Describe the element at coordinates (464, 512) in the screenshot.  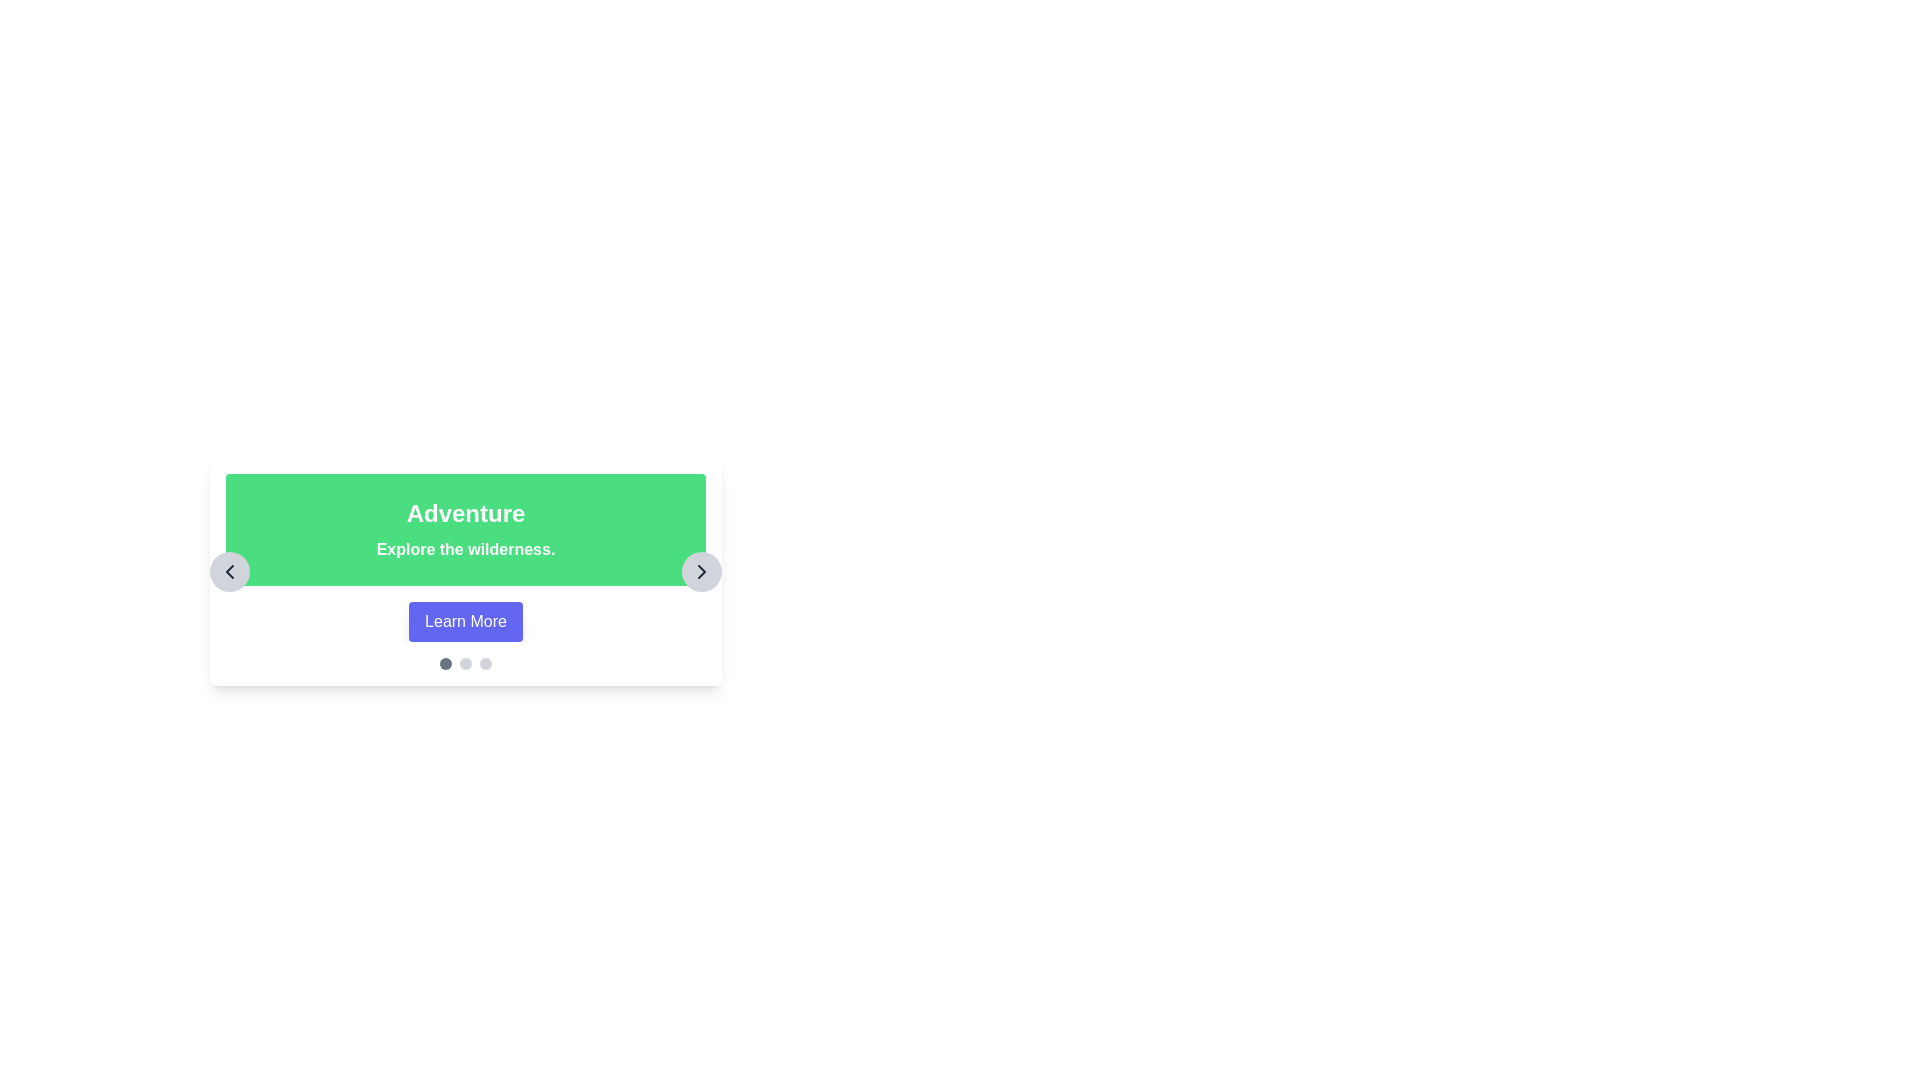
I see `the Text element that serves as a title or label, positioned above the text 'Explore the wilderness.'` at that location.